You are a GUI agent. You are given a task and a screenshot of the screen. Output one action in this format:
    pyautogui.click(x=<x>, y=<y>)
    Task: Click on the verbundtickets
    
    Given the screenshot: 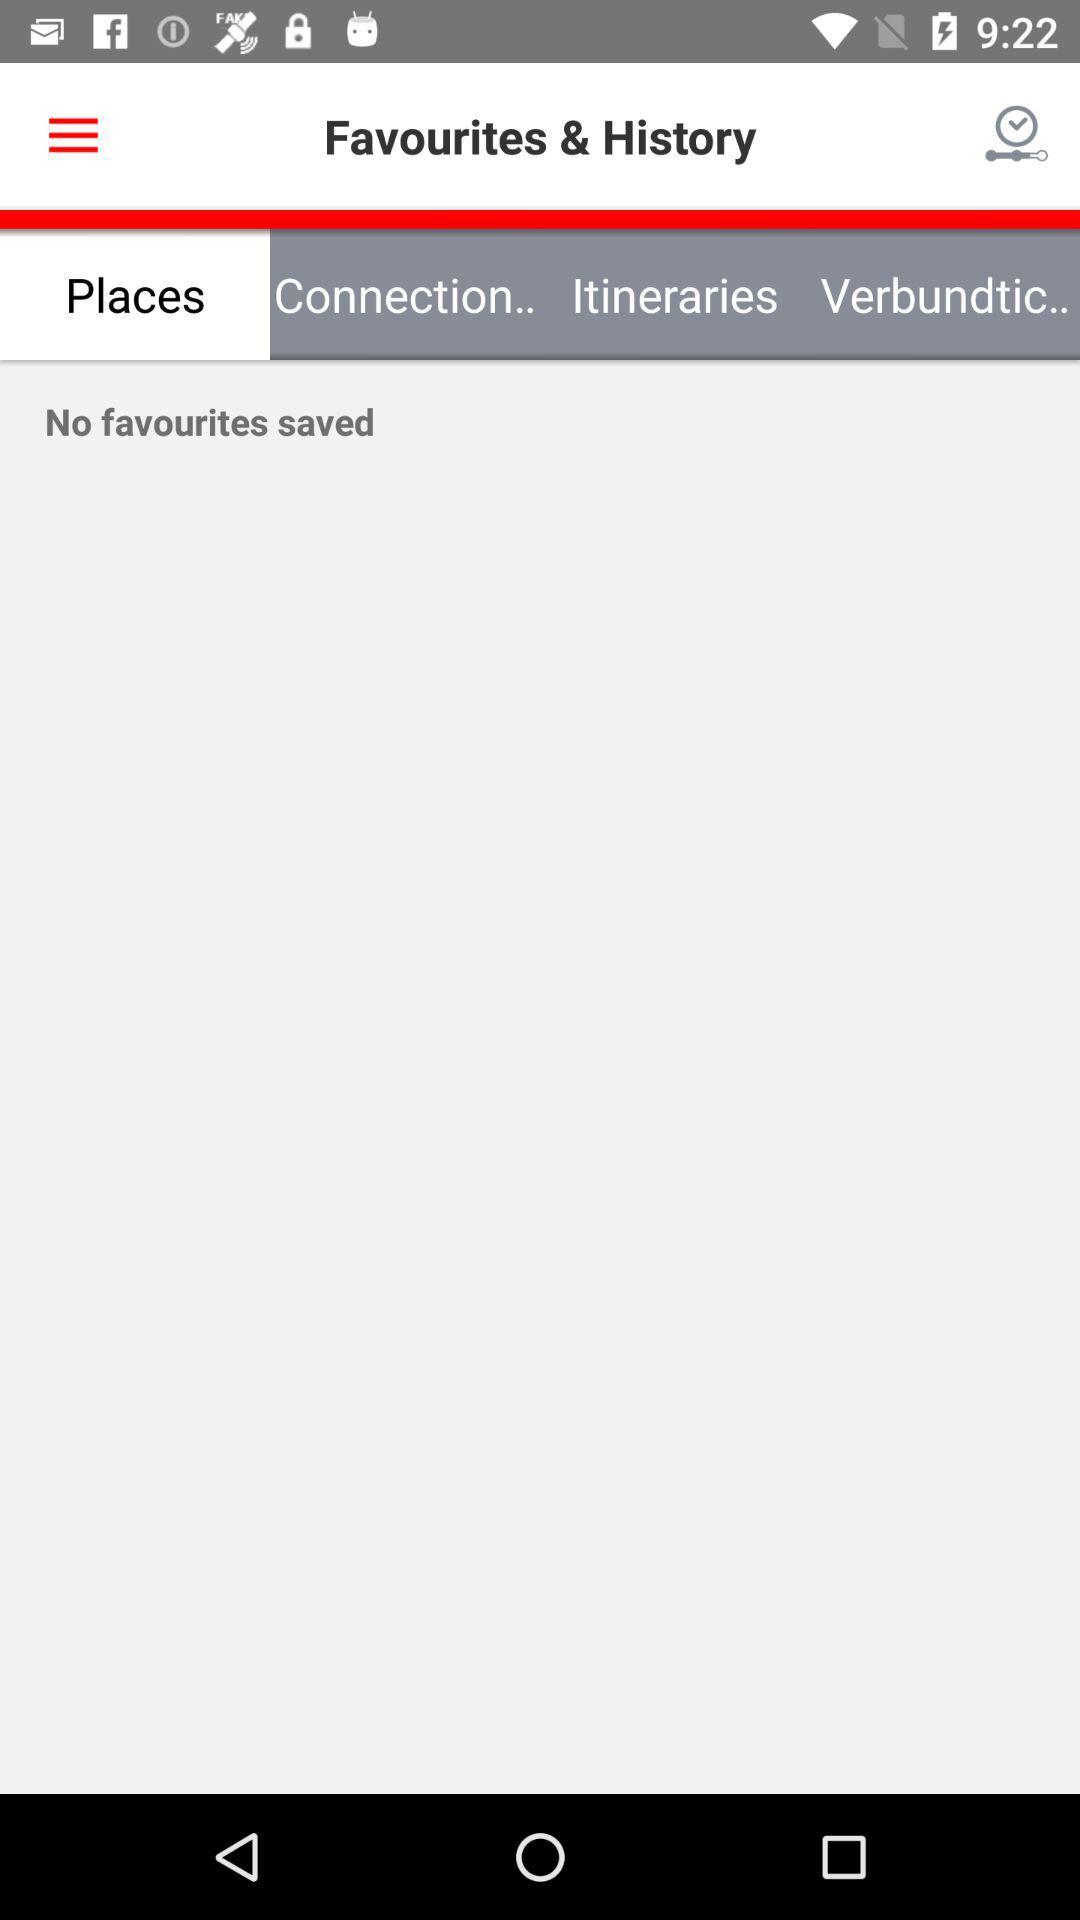 What is the action you would take?
    pyautogui.click(x=945, y=293)
    